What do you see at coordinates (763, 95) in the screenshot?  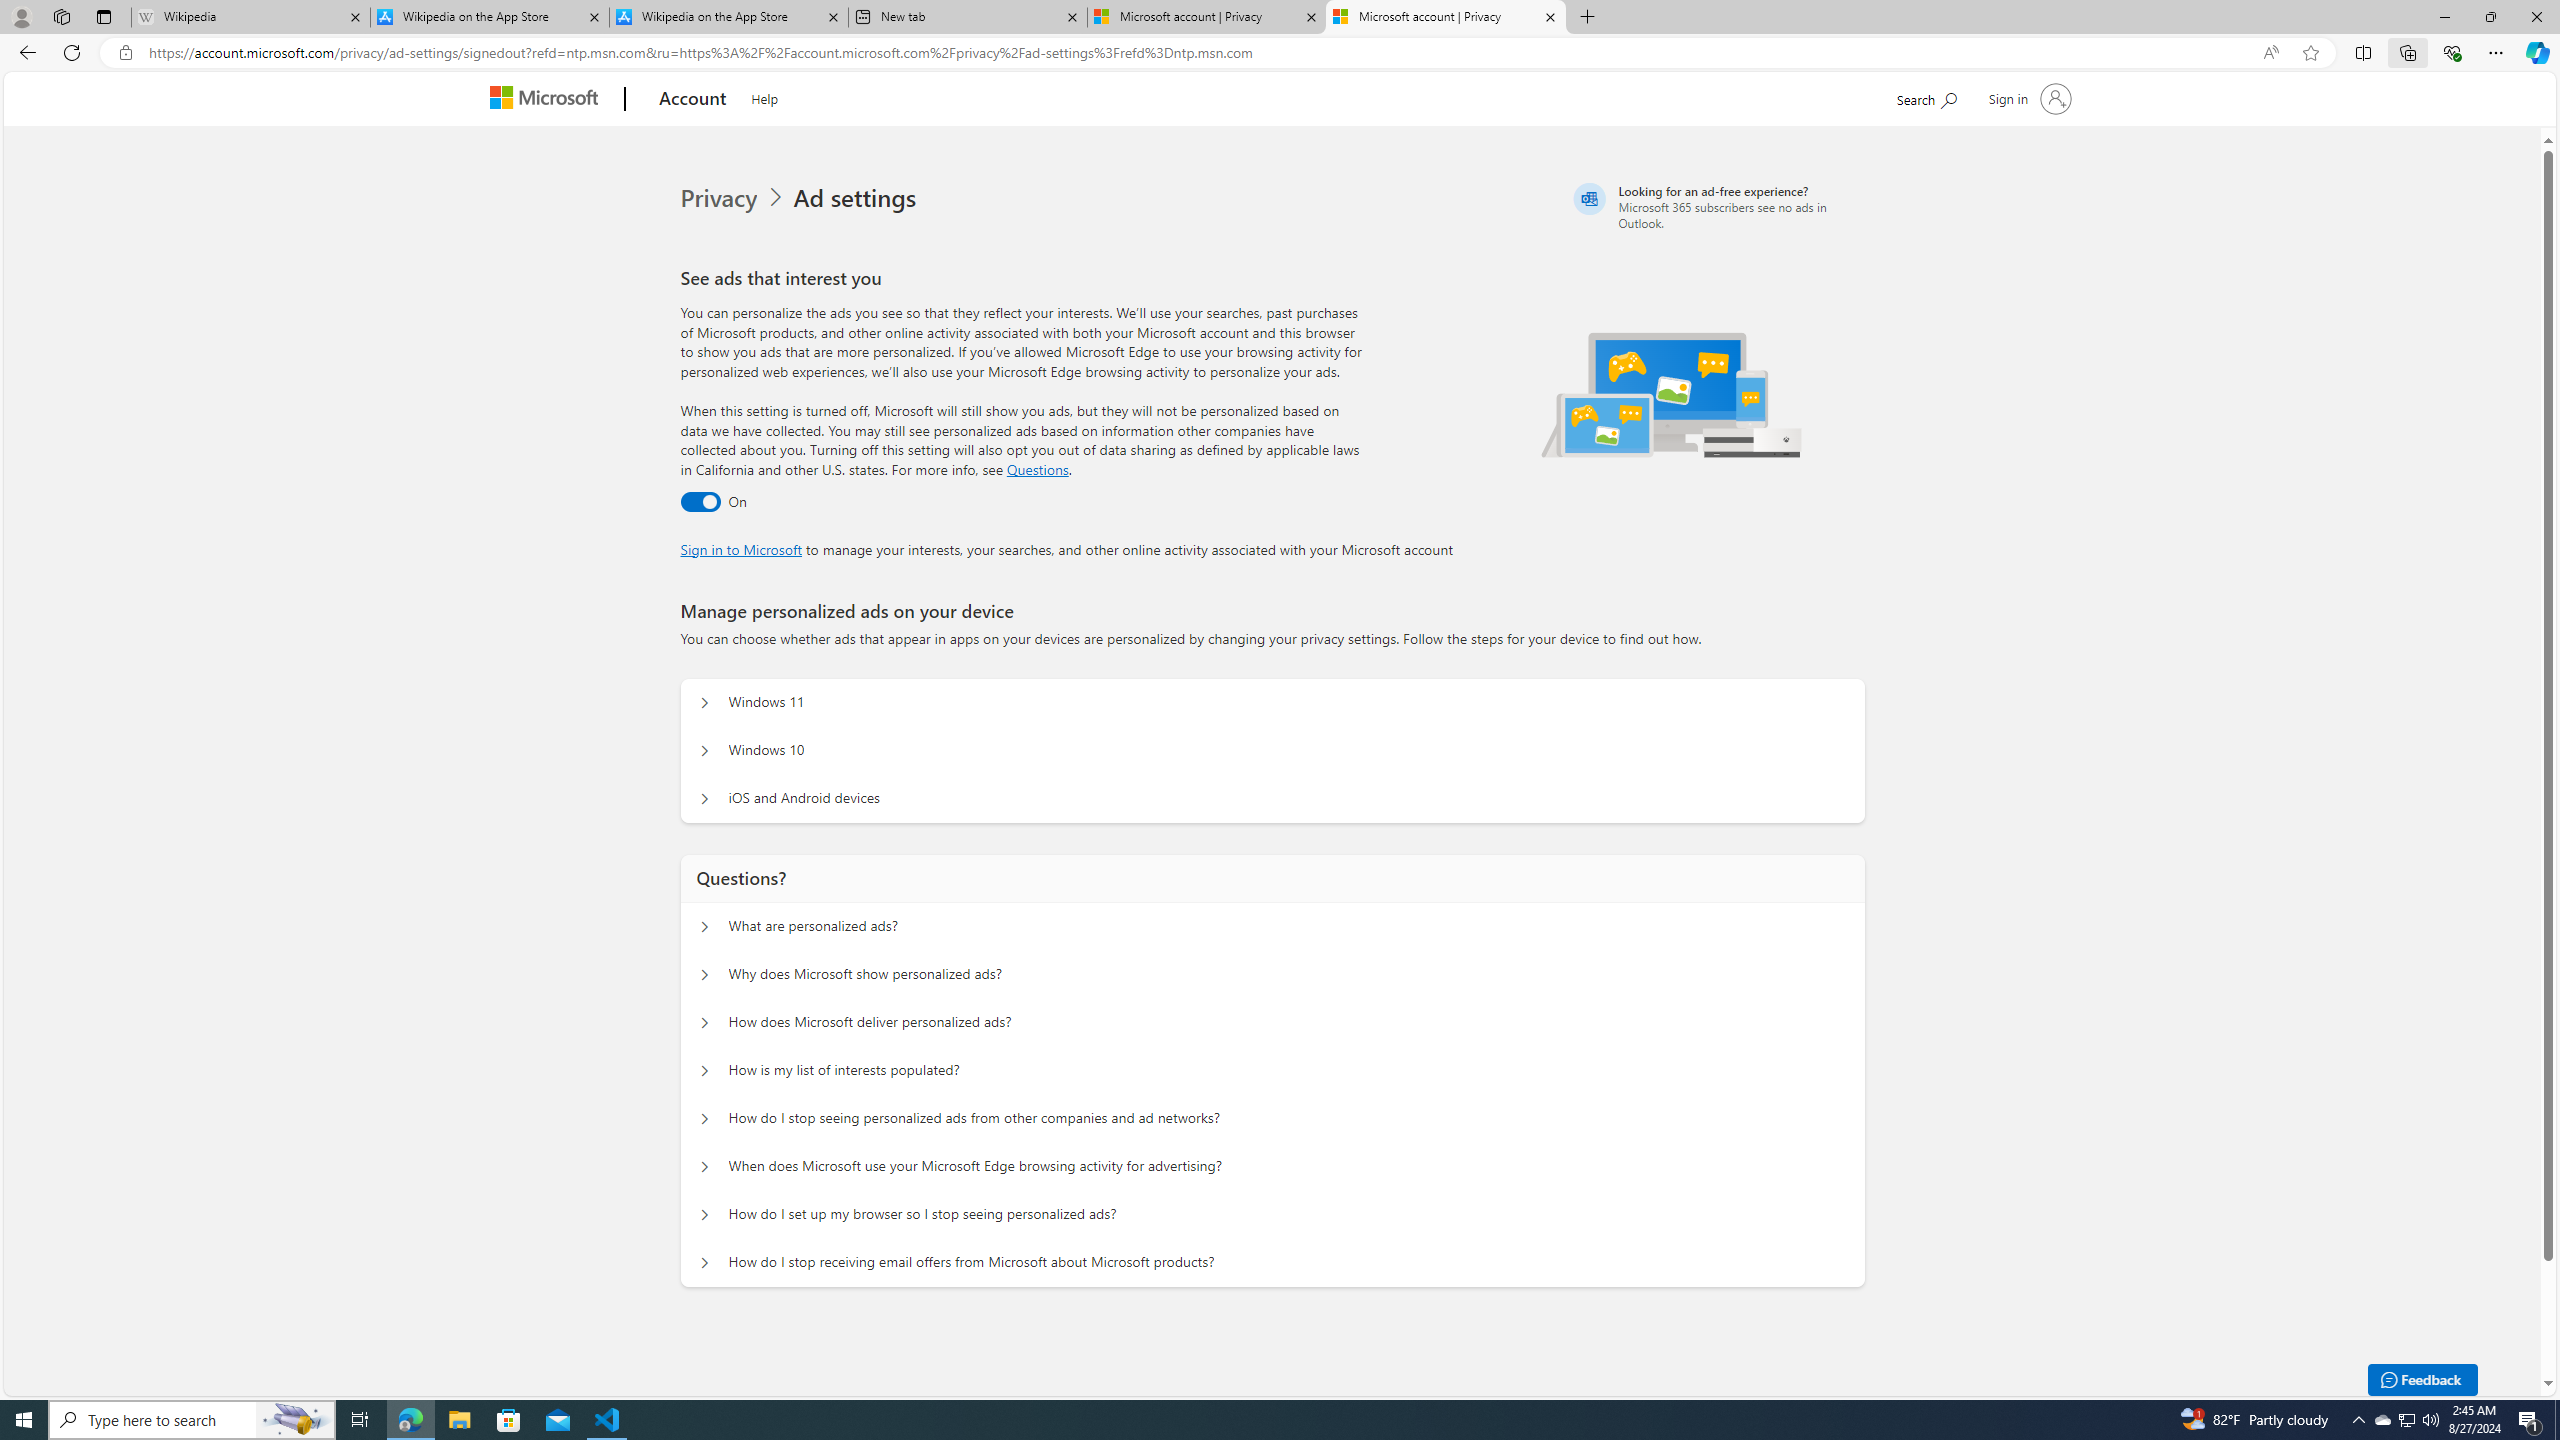 I see `'Help'` at bounding box center [763, 95].